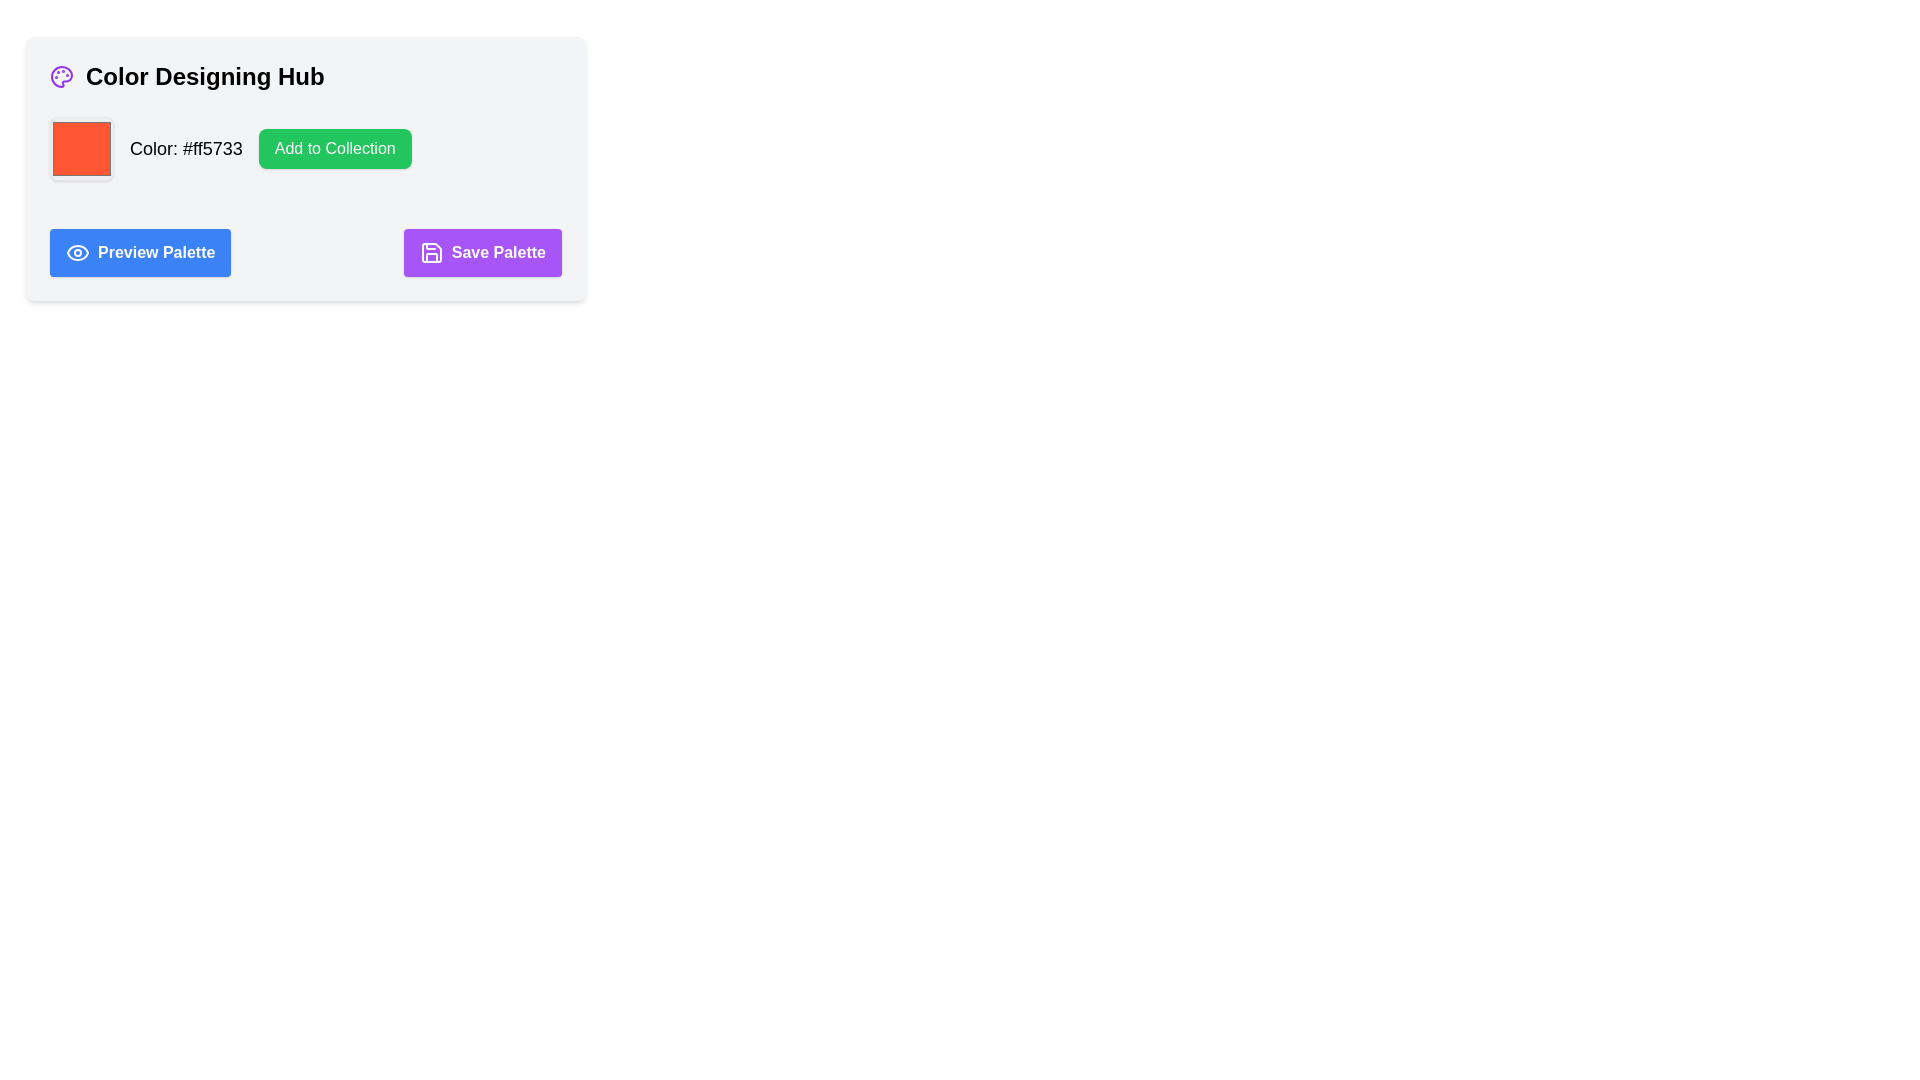  I want to click on the reddish-orange color swatch (Color Picker) represented as a 16x16 pixel square with rounded corners and a shadow, located in the Color Designing Hub section, so click(80, 148).